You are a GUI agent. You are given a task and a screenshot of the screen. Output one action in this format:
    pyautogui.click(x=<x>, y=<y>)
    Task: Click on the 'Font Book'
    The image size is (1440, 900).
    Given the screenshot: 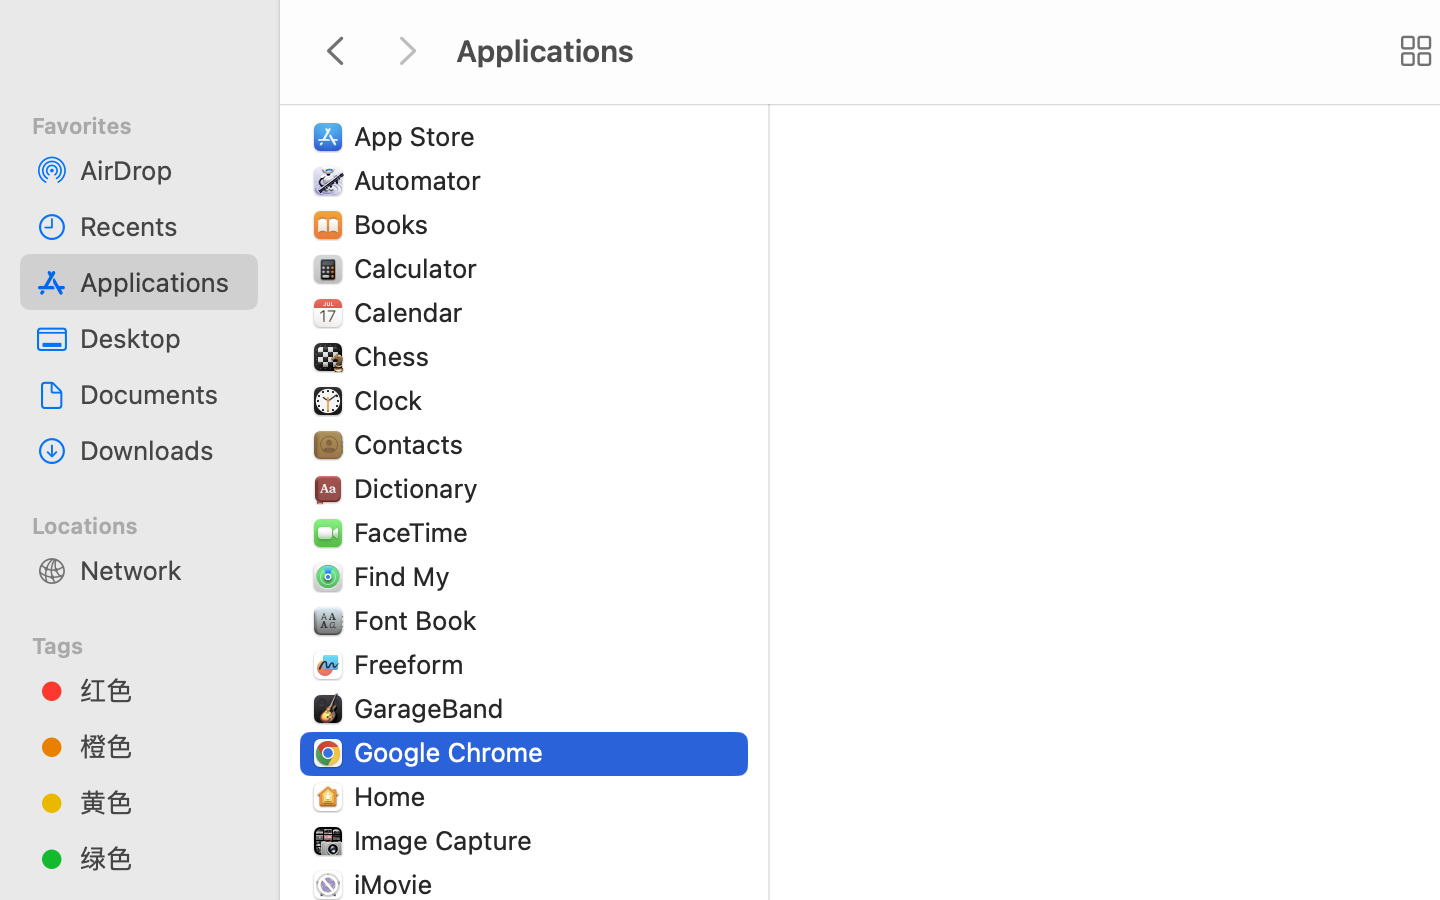 What is the action you would take?
    pyautogui.click(x=419, y=620)
    